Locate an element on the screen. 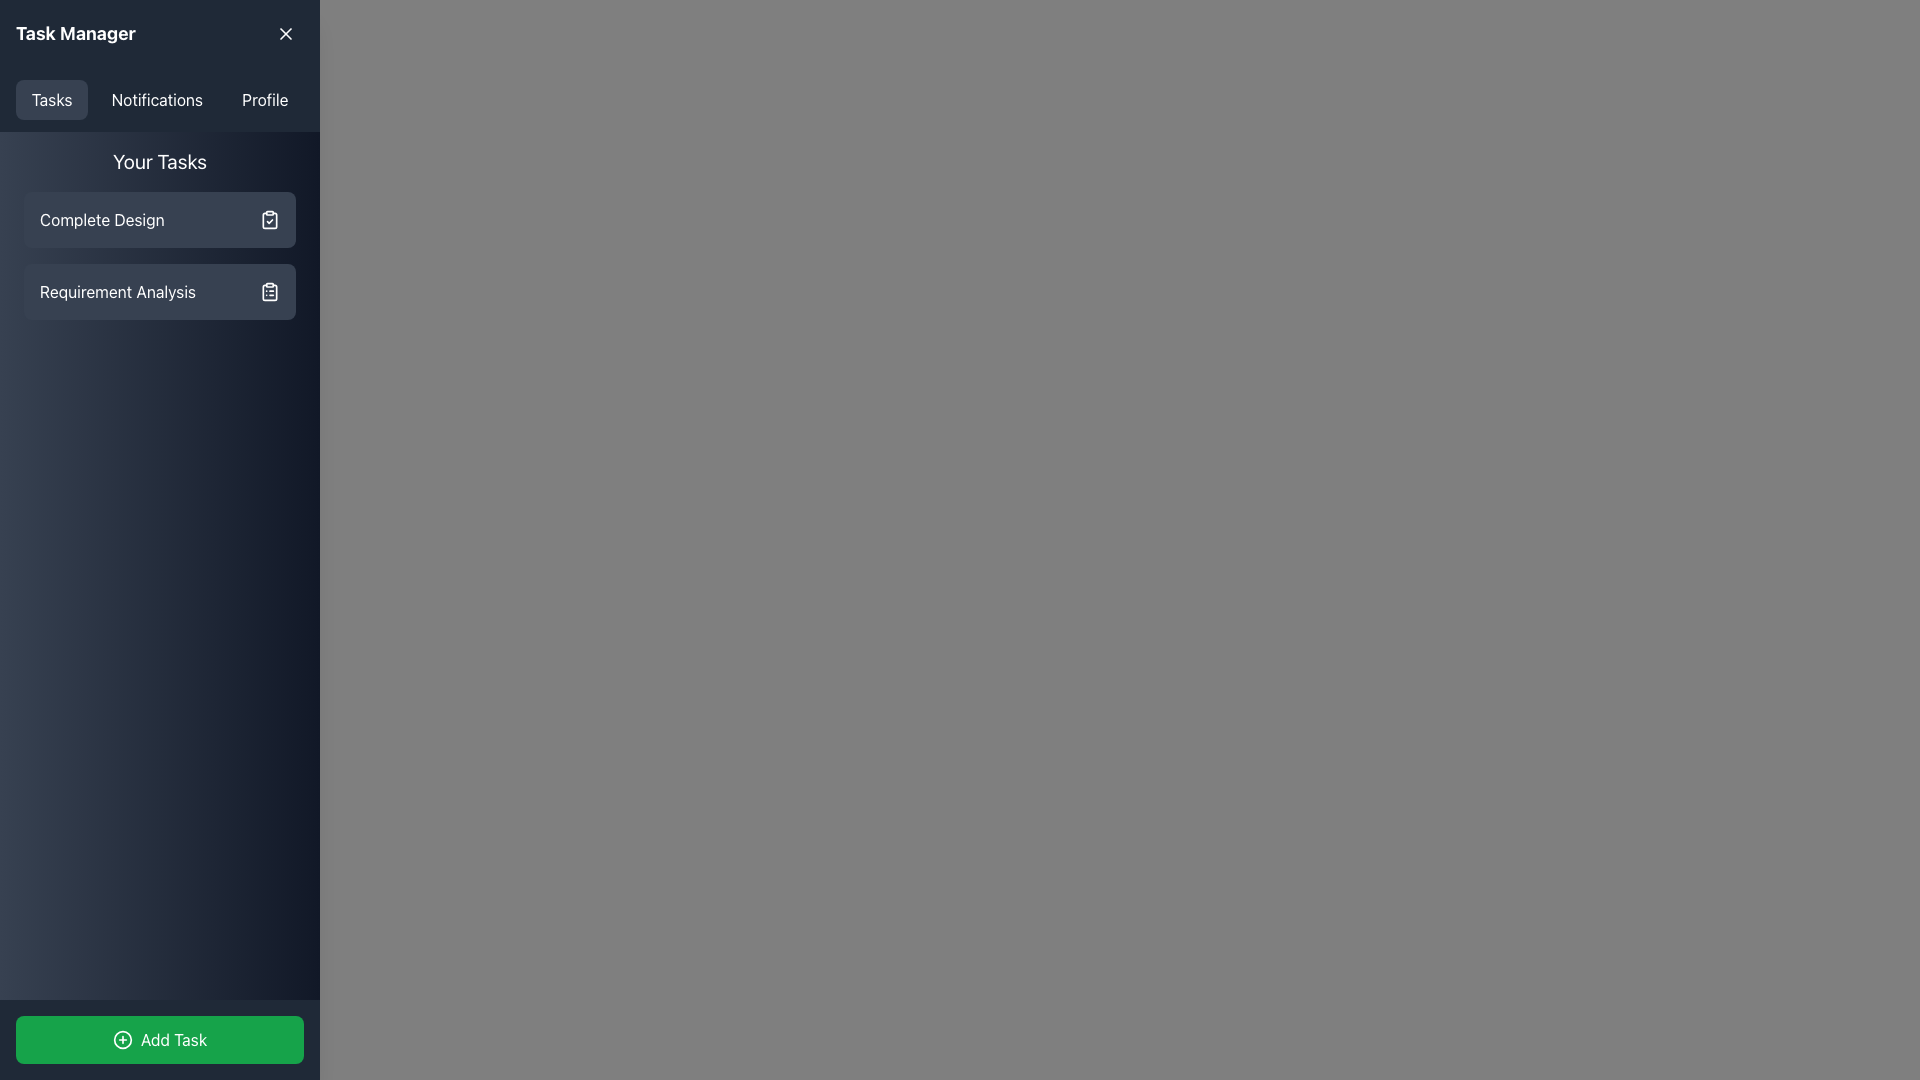 The width and height of the screenshot is (1920, 1080). the circular icon with a plus sign, which has a green background and white border, located next to the 'Add Task' button at the bottom of the interface is located at coordinates (121, 1039).